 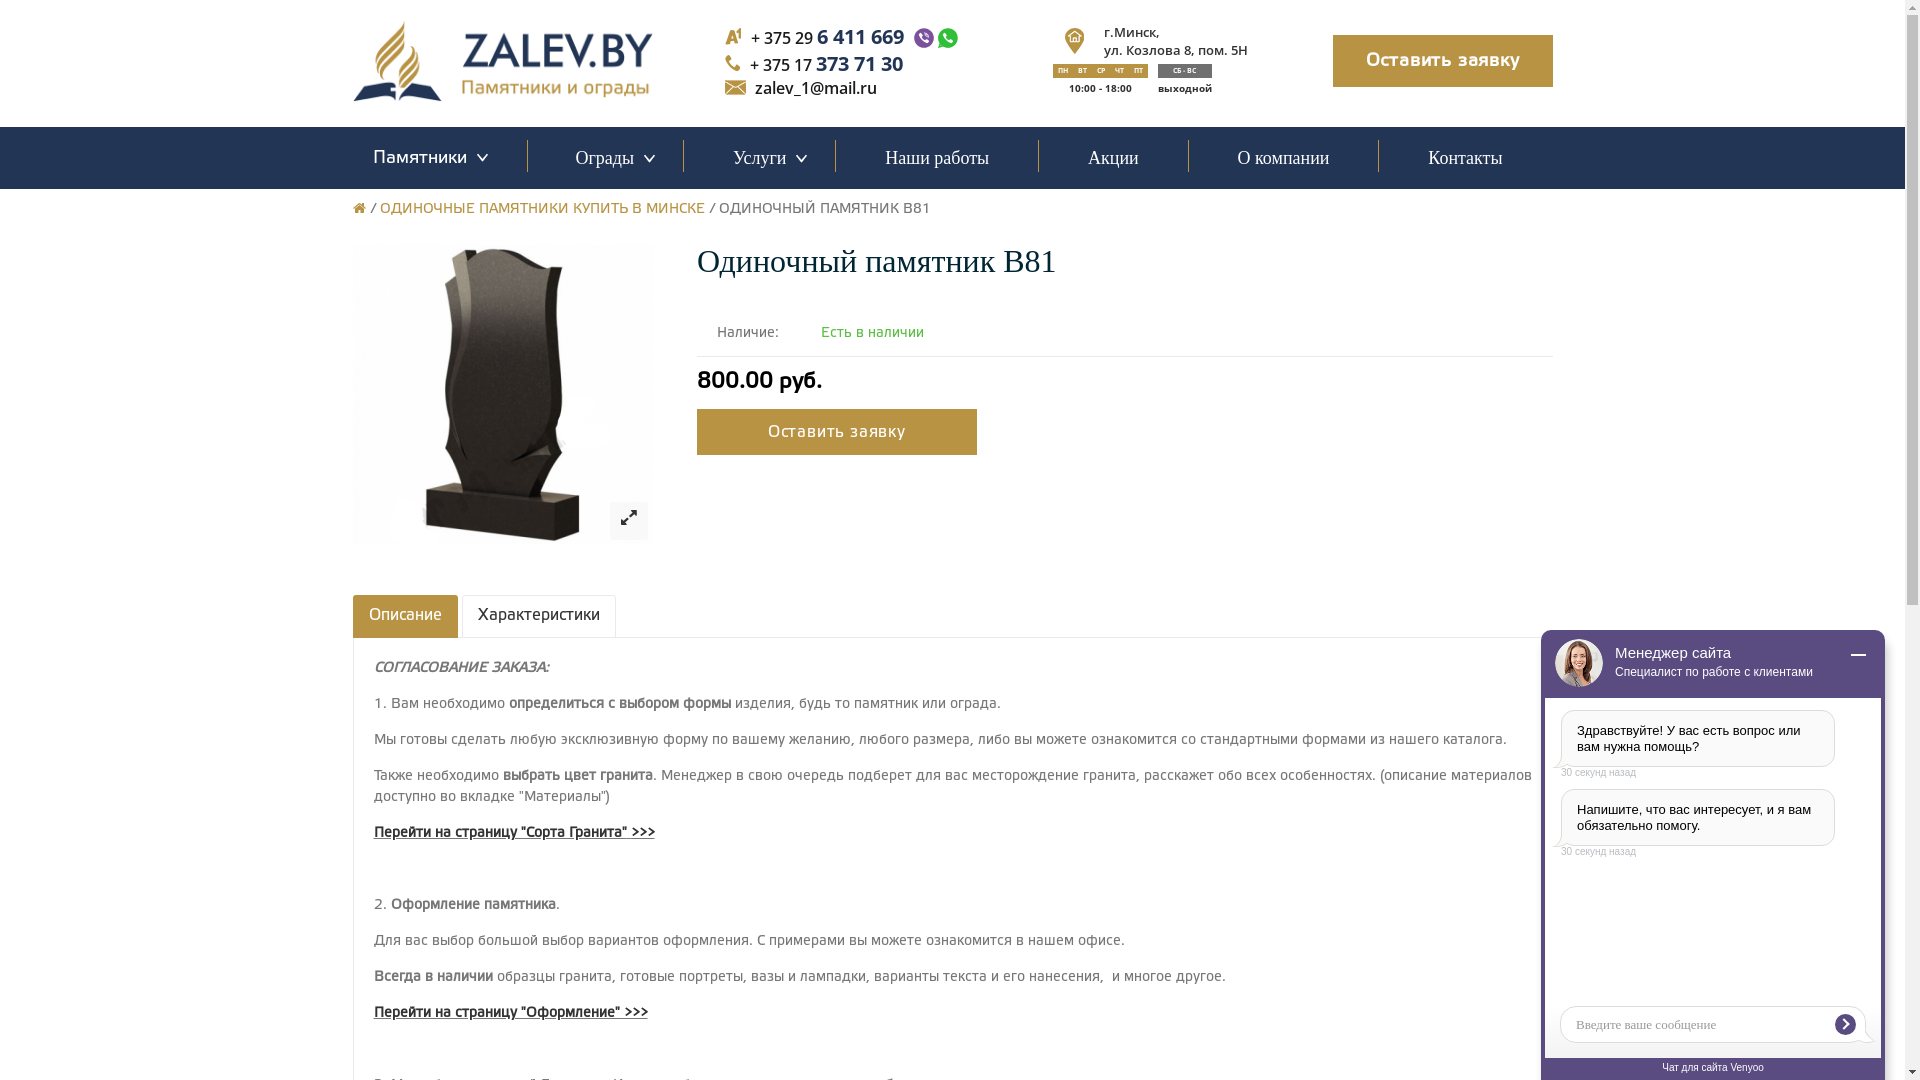 What do you see at coordinates (827, 36) in the screenshot?
I see `'+ 375 29 6 411 669'` at bounding box center [827, 36].